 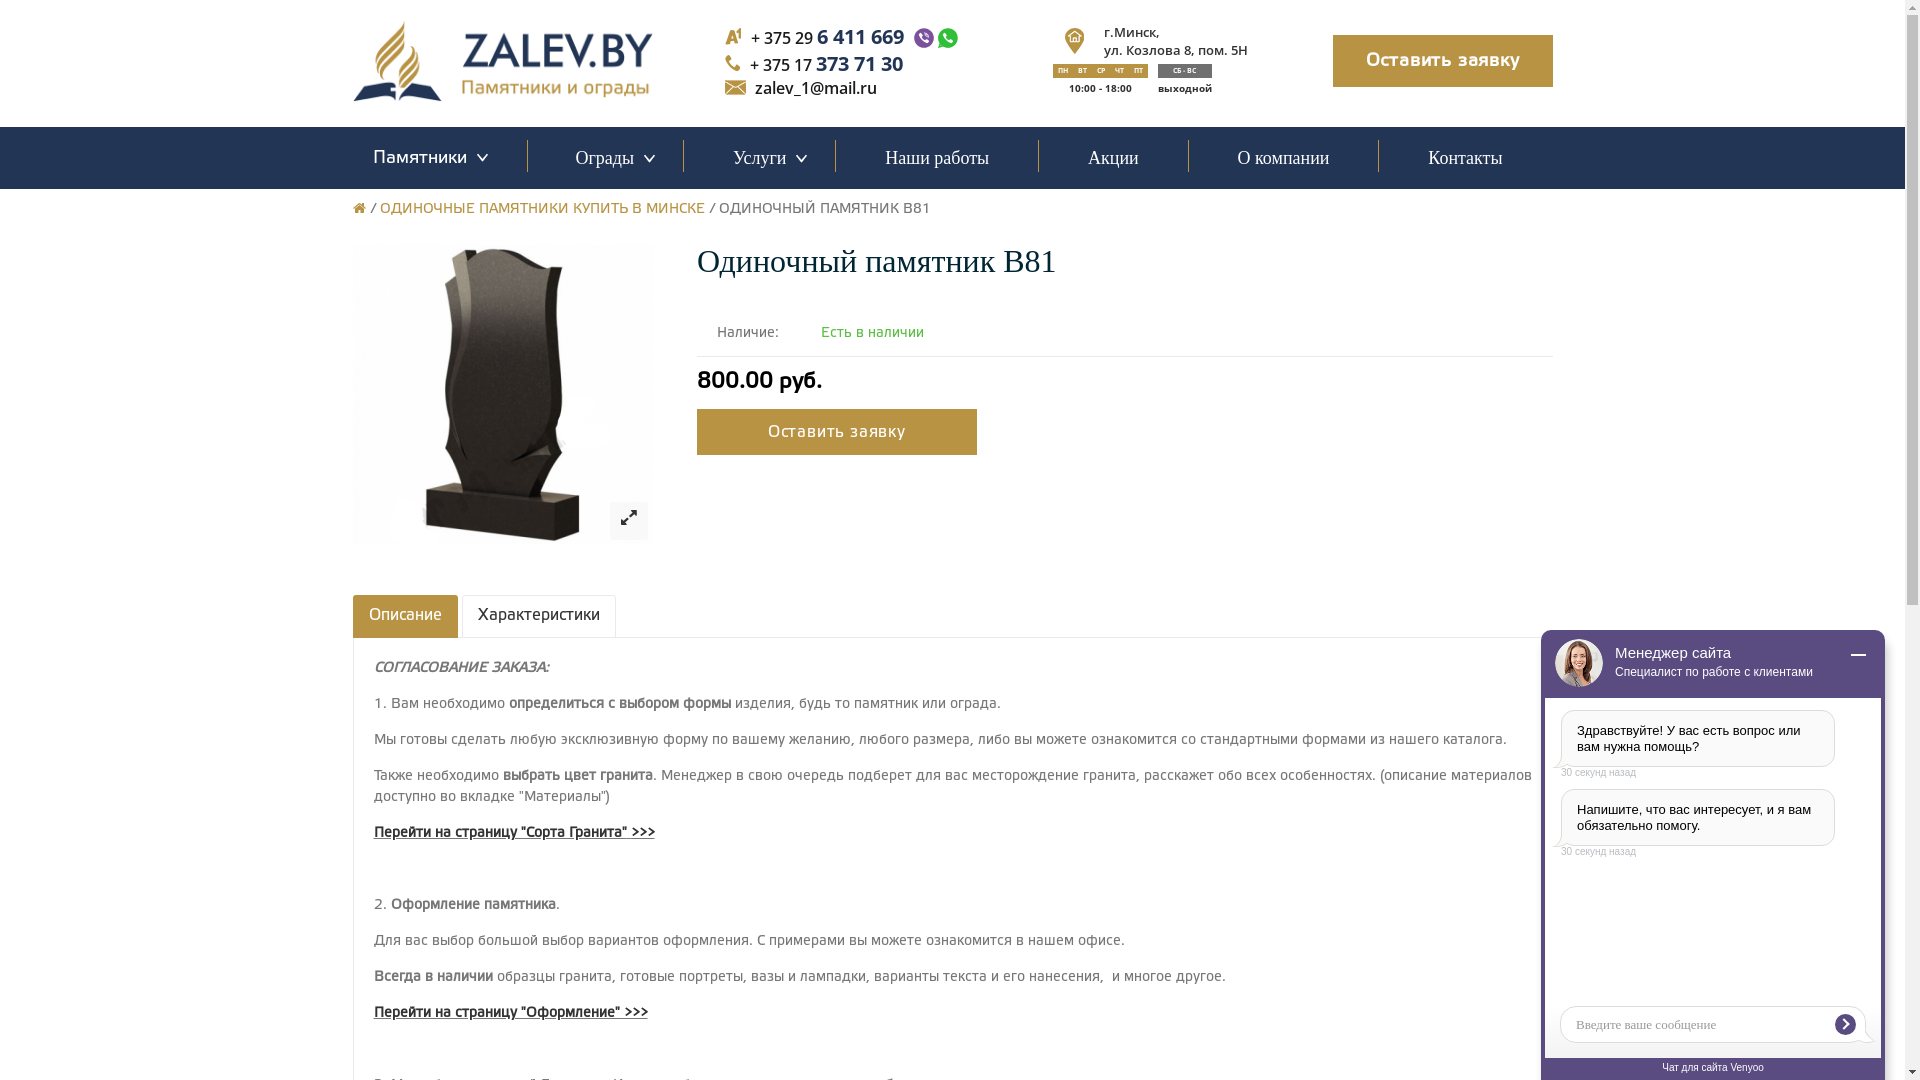 What do you see at coordinates (827, 36) in the screenshot?
I see `'+ 375 29 6 411 669'` at bounding box center [827, 36].